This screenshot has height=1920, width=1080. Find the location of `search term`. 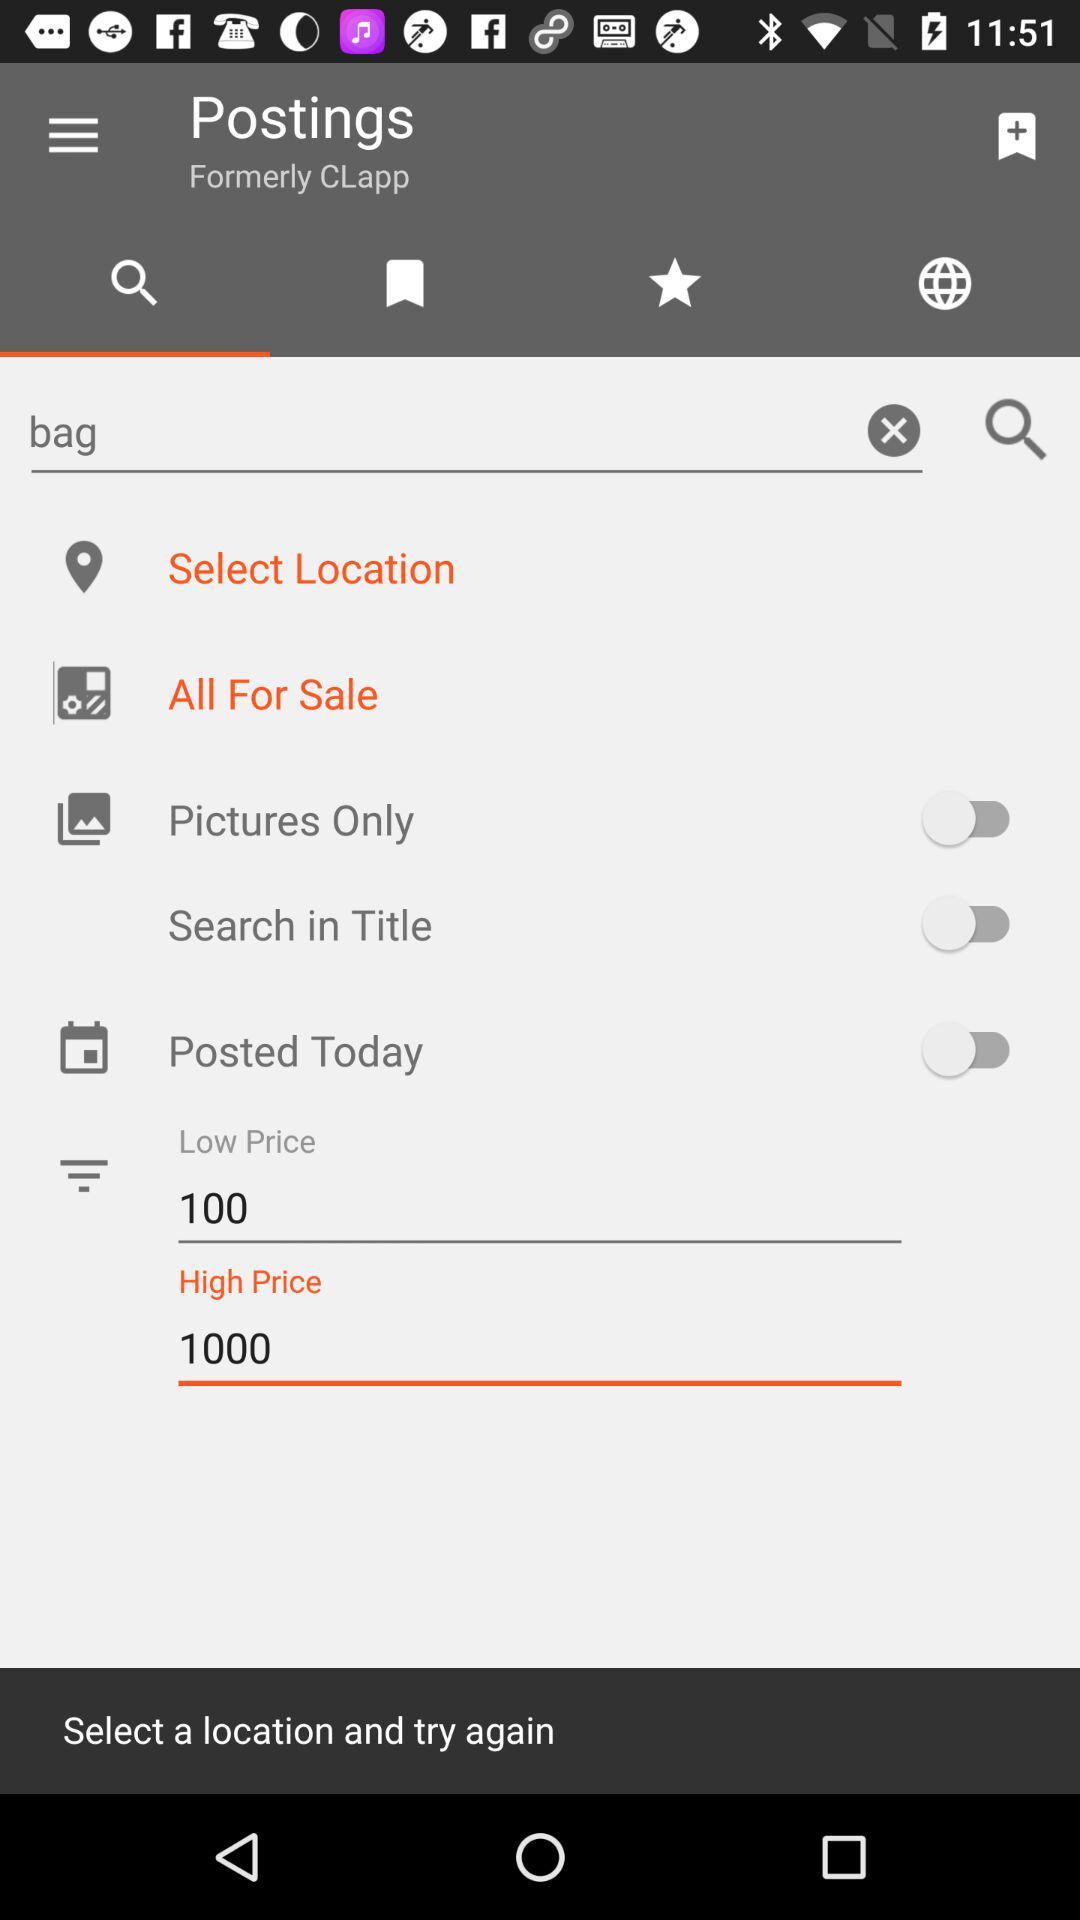

search term is located at coordinates (1017, 429).